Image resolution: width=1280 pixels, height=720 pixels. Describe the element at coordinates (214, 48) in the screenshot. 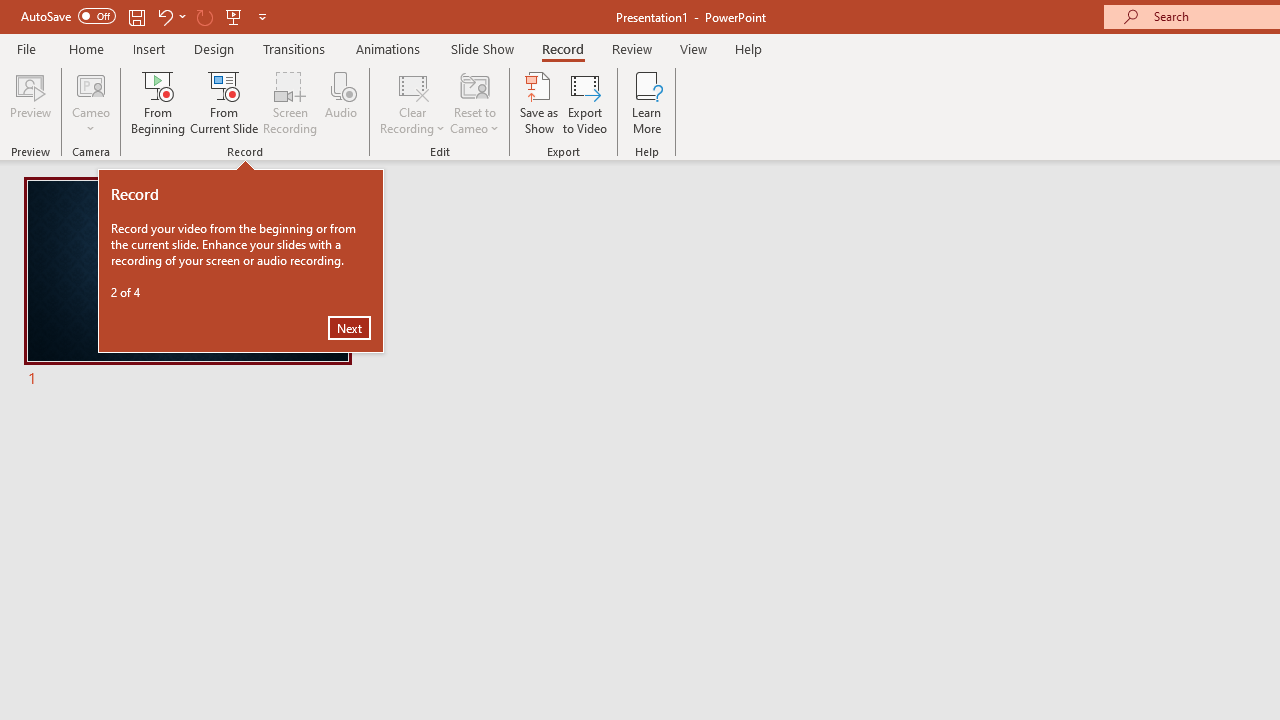

I see `'Design'` at that location.